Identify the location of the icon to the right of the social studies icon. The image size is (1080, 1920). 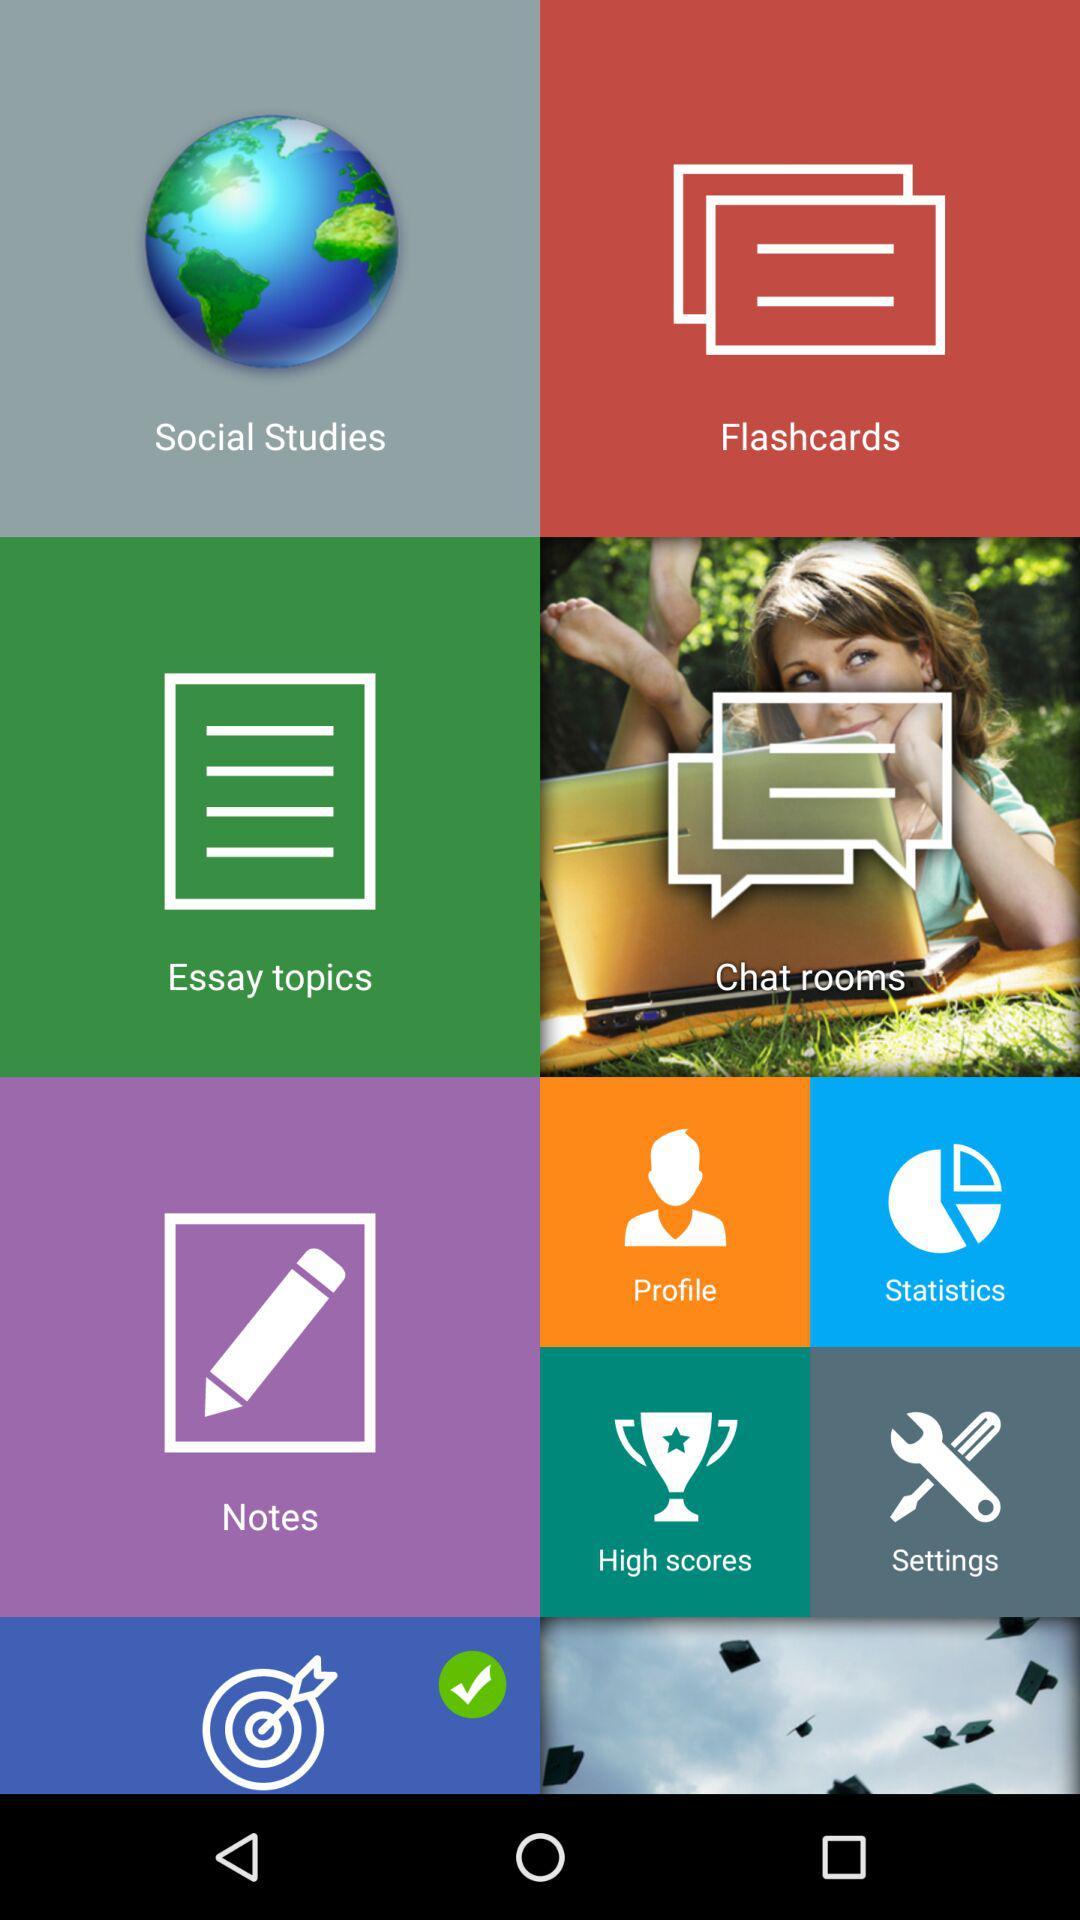
(810, 806).